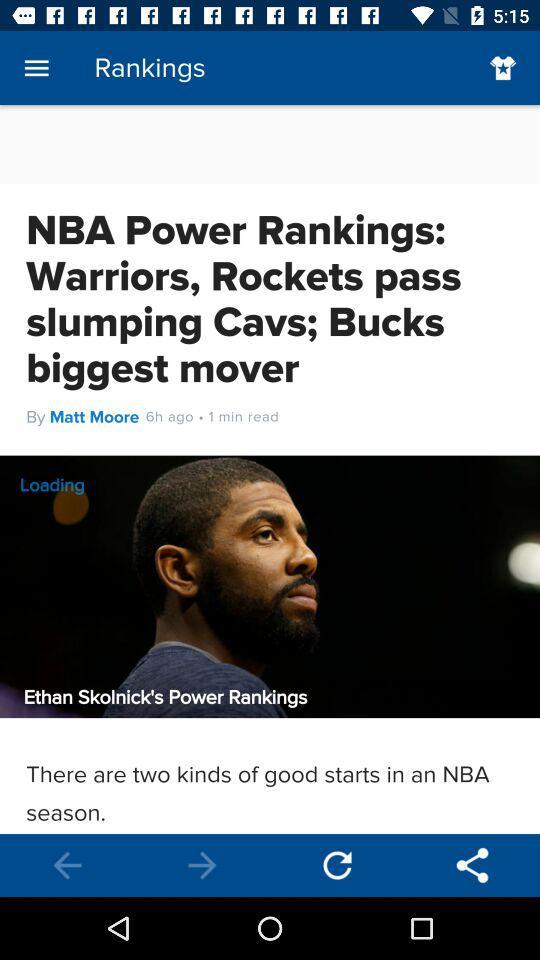  I want to click on go back, so click(67, 864).